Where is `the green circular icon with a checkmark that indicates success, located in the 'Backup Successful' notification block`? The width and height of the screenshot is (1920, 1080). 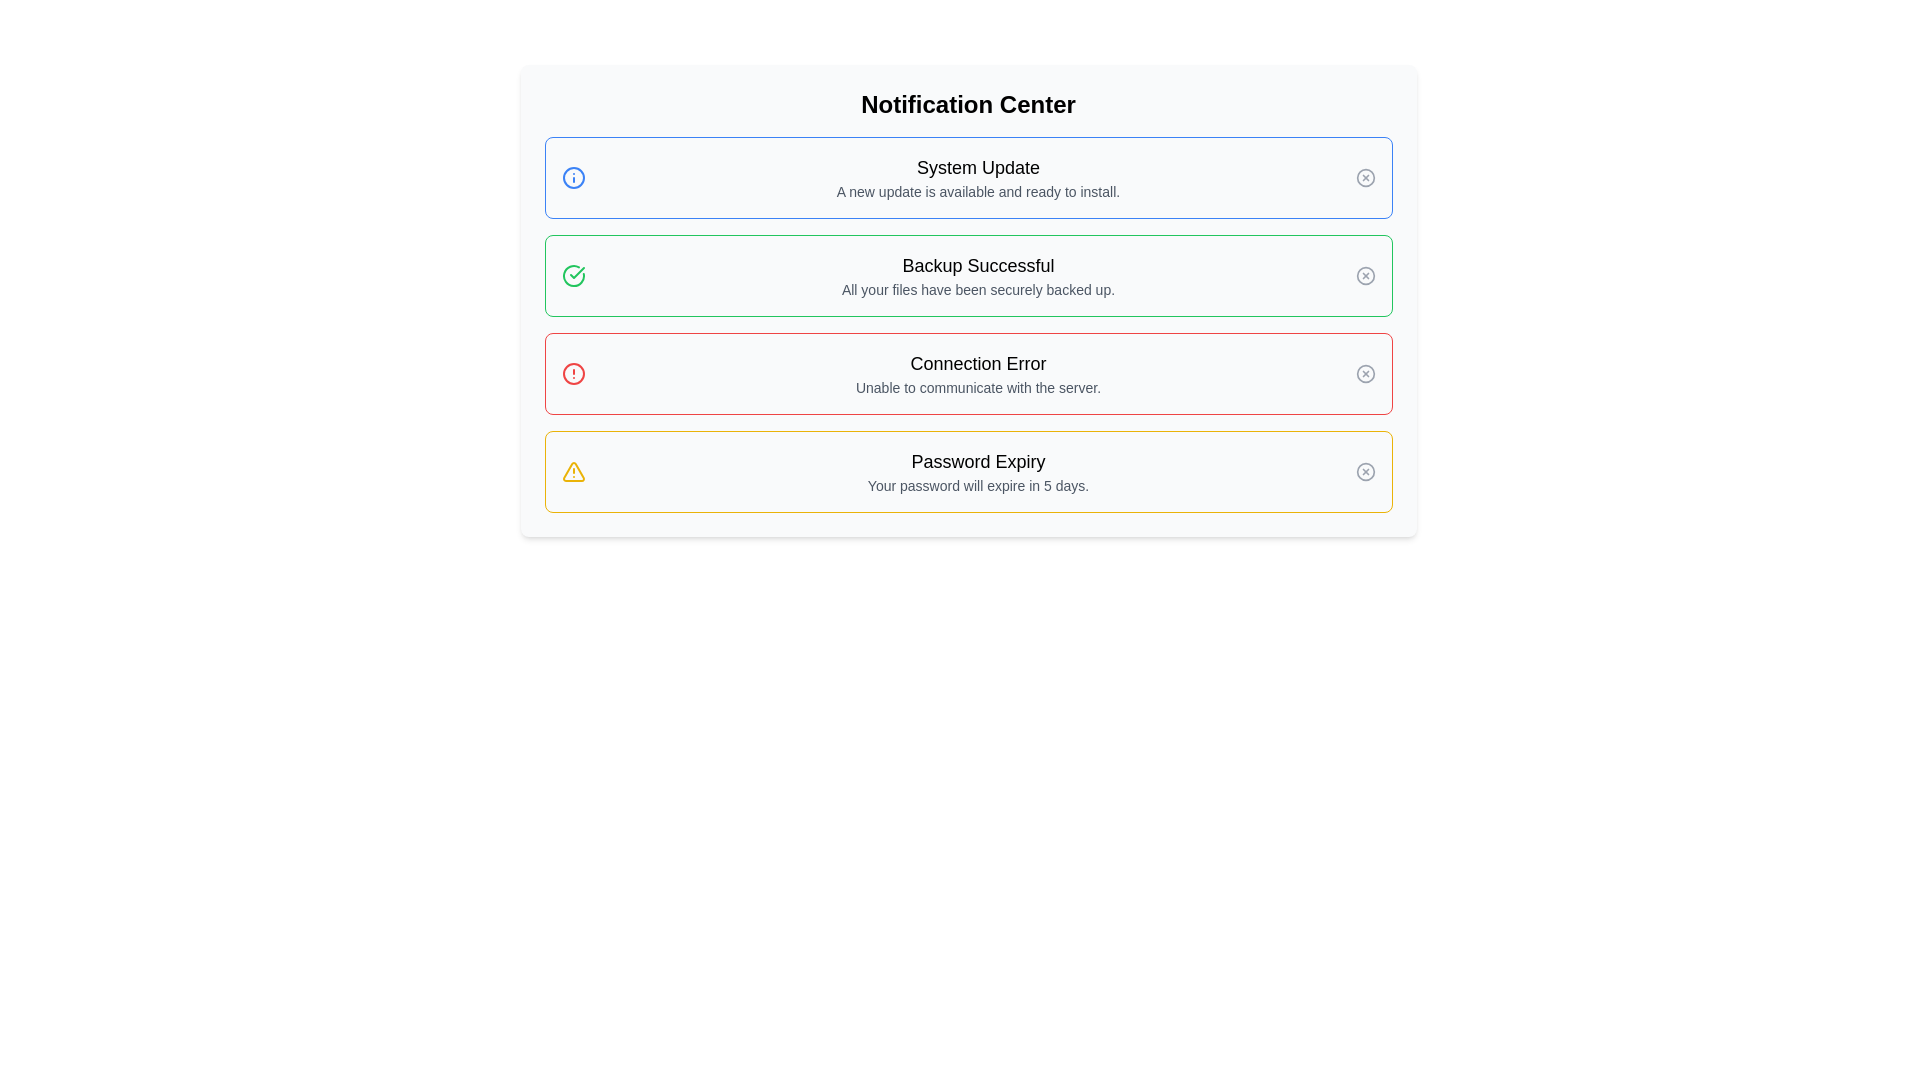
the green circular icon with a checkmark that indicates success, located in the 'Backup Successful' notification block is located at coordinates (572, 276).